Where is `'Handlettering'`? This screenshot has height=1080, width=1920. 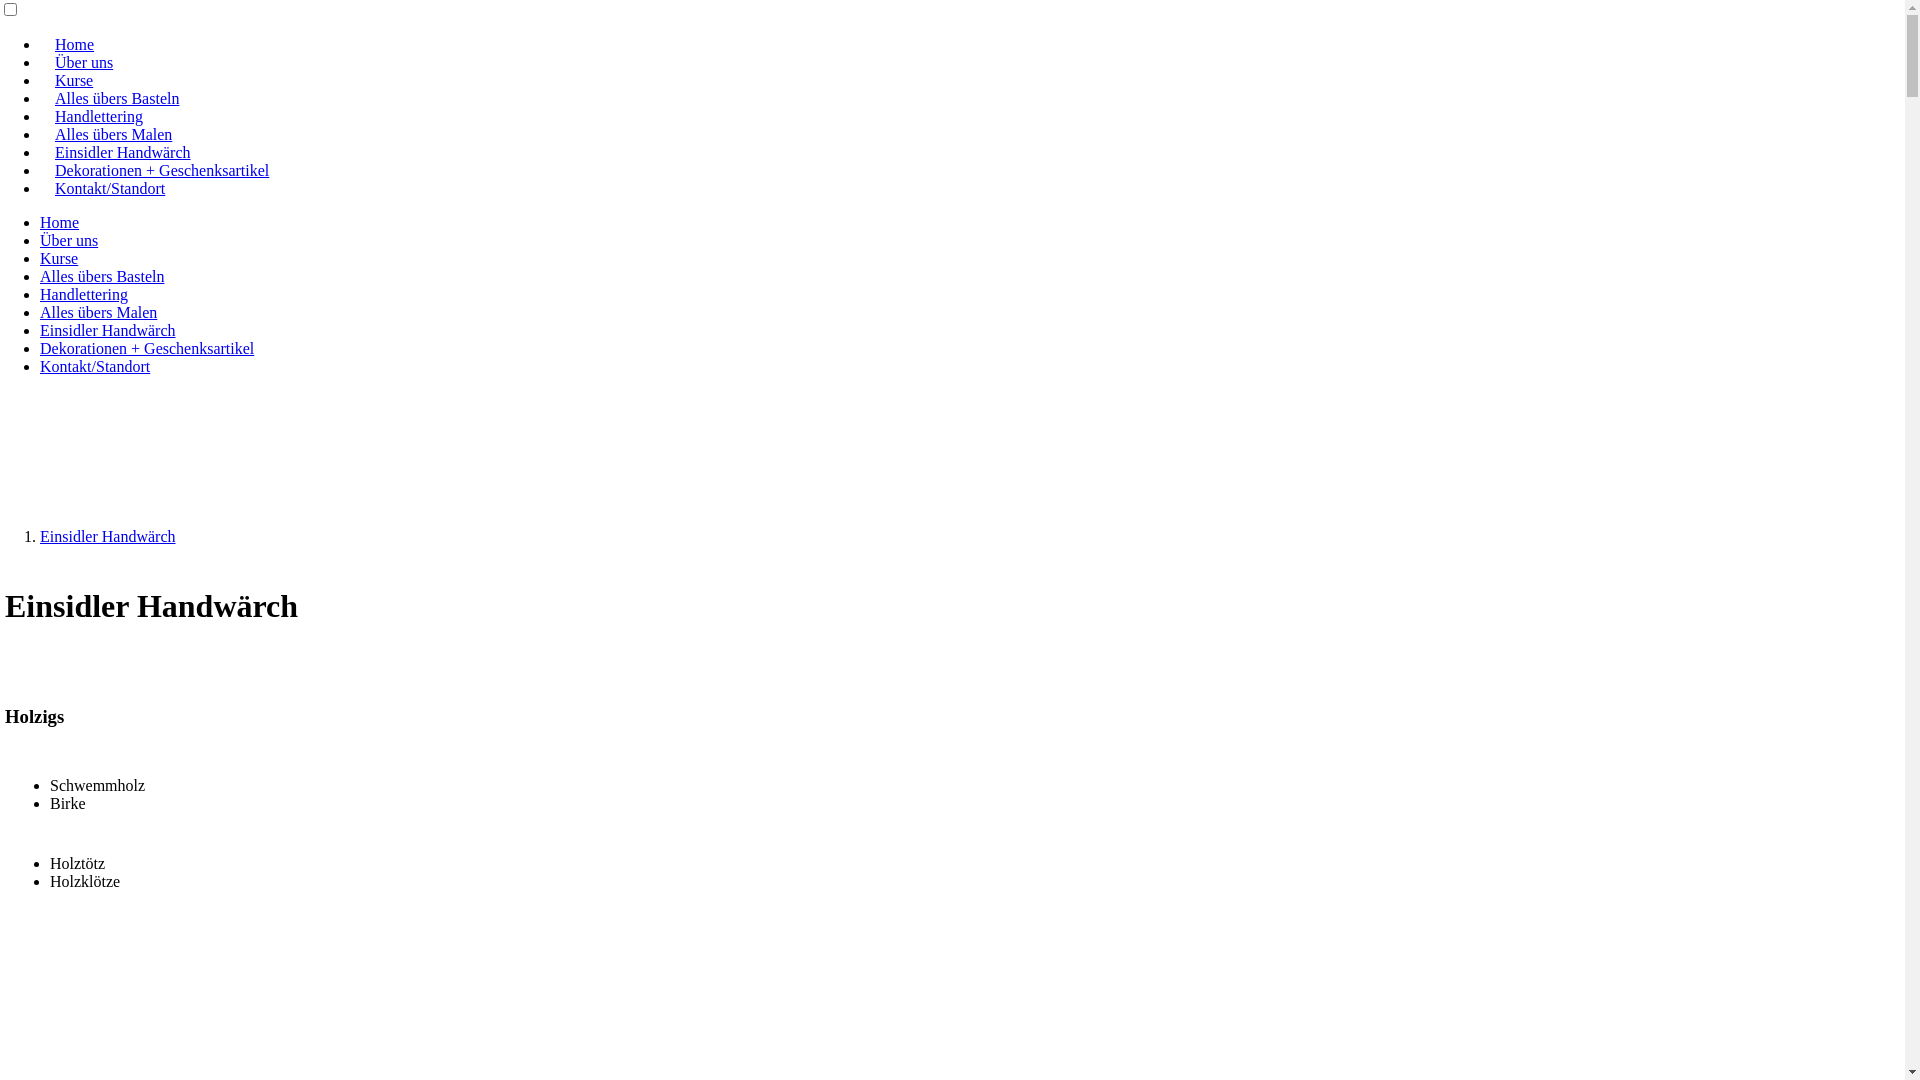
'Handlettering' is located at coordinates (82, 294).